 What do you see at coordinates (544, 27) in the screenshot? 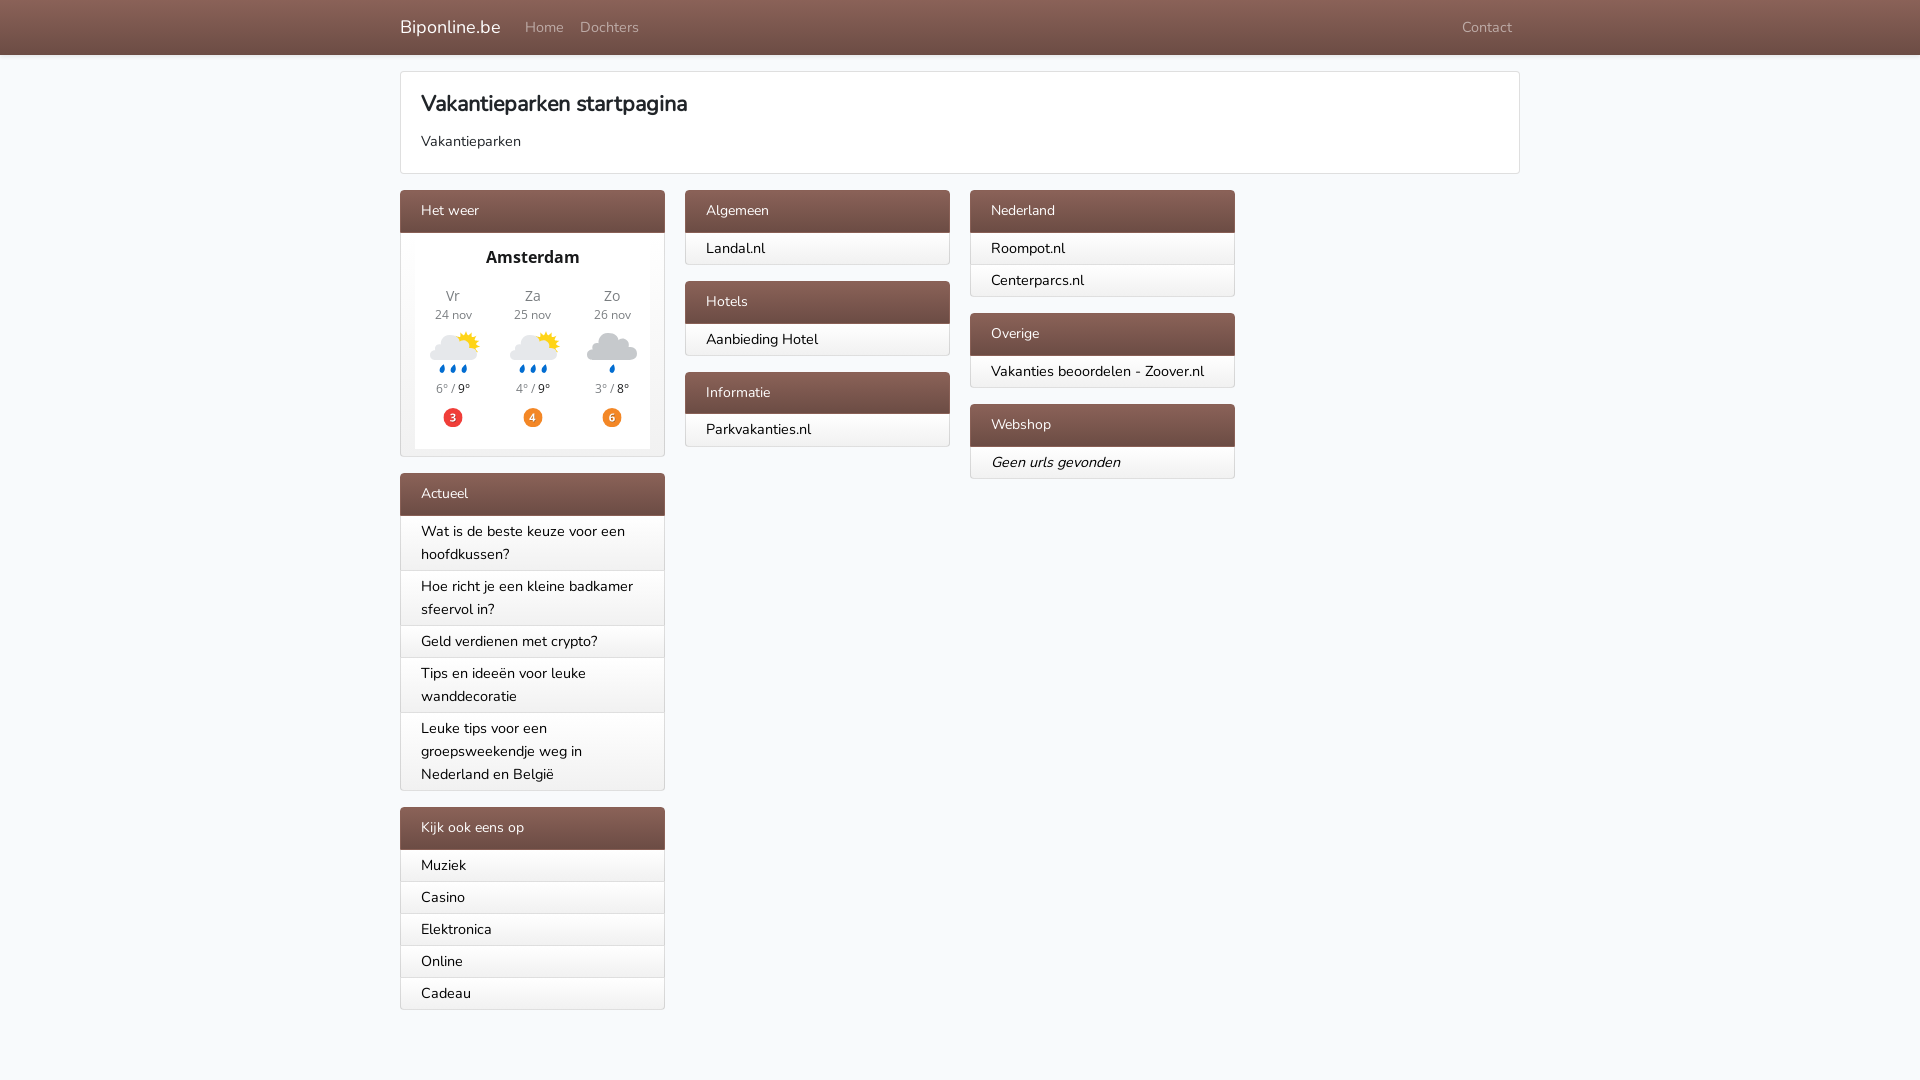
I see `'Home'` at bounding box center [544, 27].